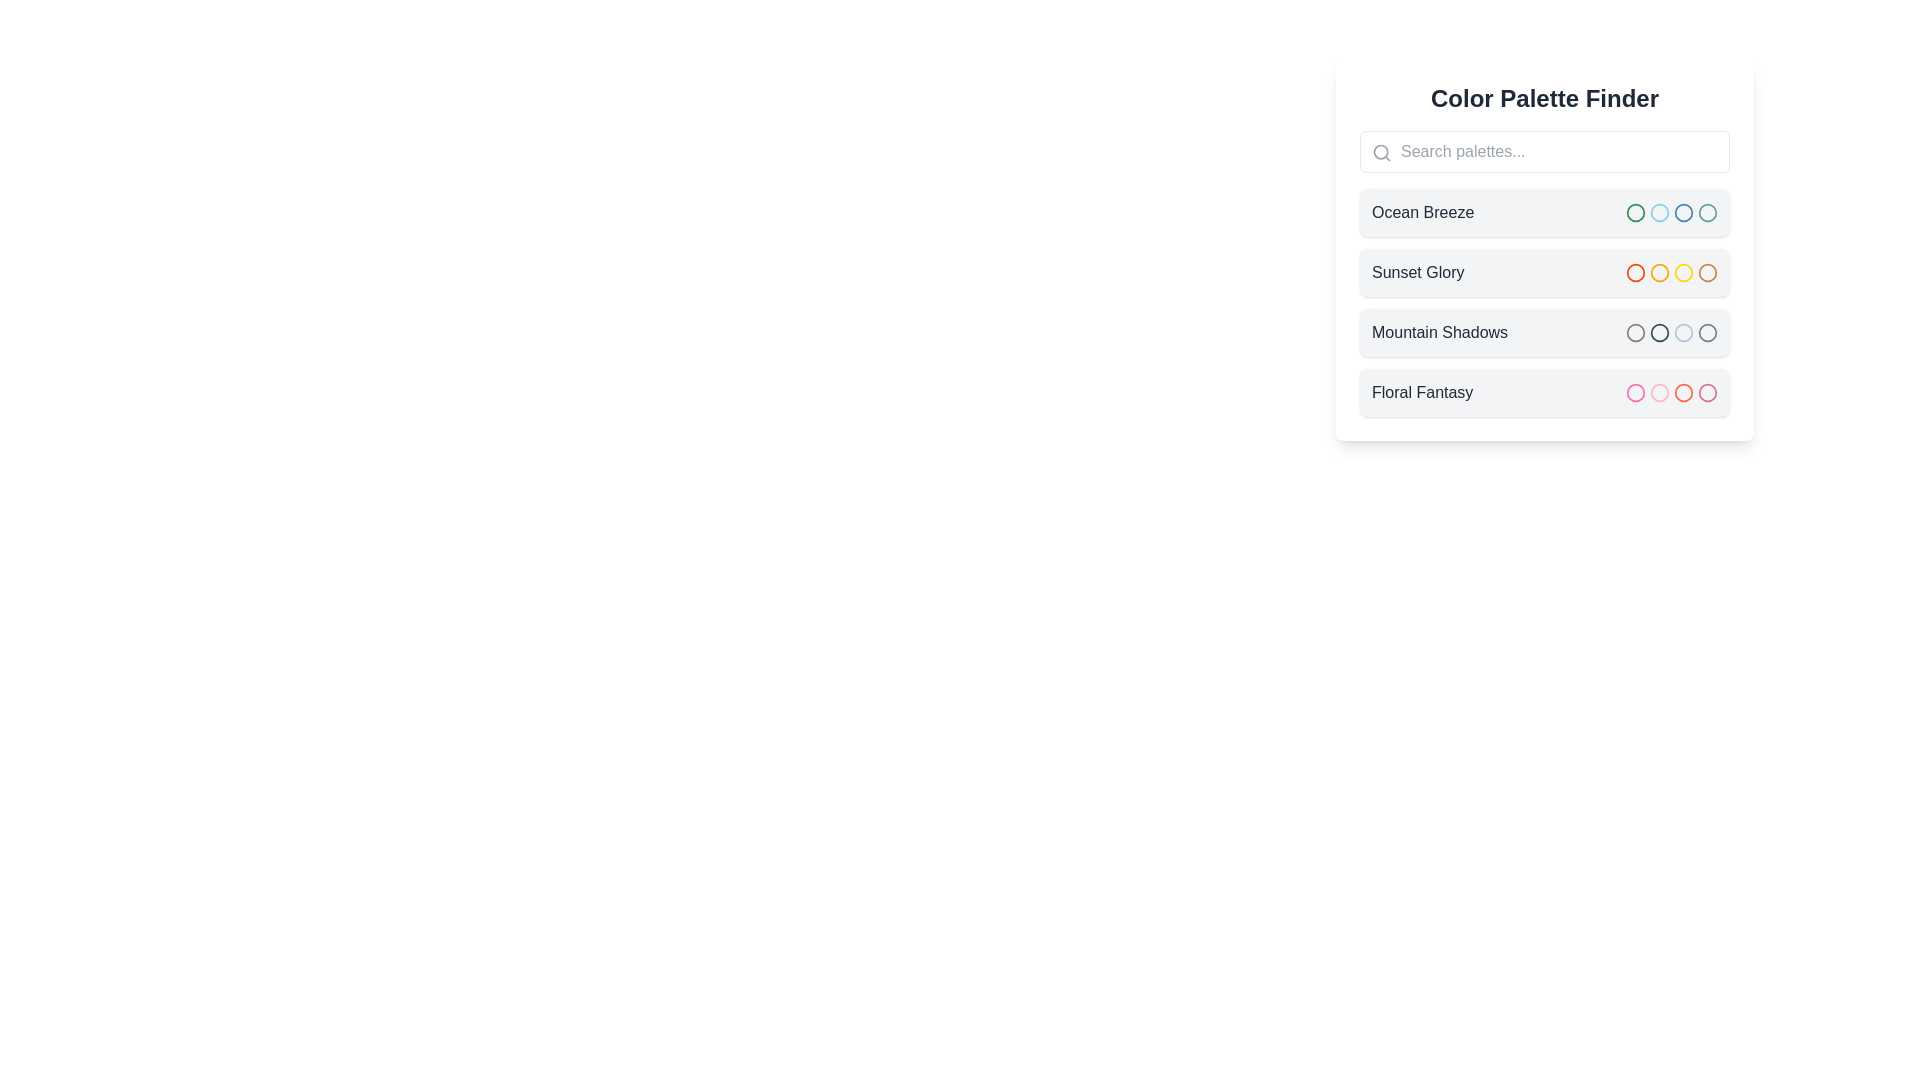  Describe the element at coordinates (1636, 393) in the screenshot. I see `the Circle icon representing the selectable color option for the 'Floral Fantasy' palette` at that location.